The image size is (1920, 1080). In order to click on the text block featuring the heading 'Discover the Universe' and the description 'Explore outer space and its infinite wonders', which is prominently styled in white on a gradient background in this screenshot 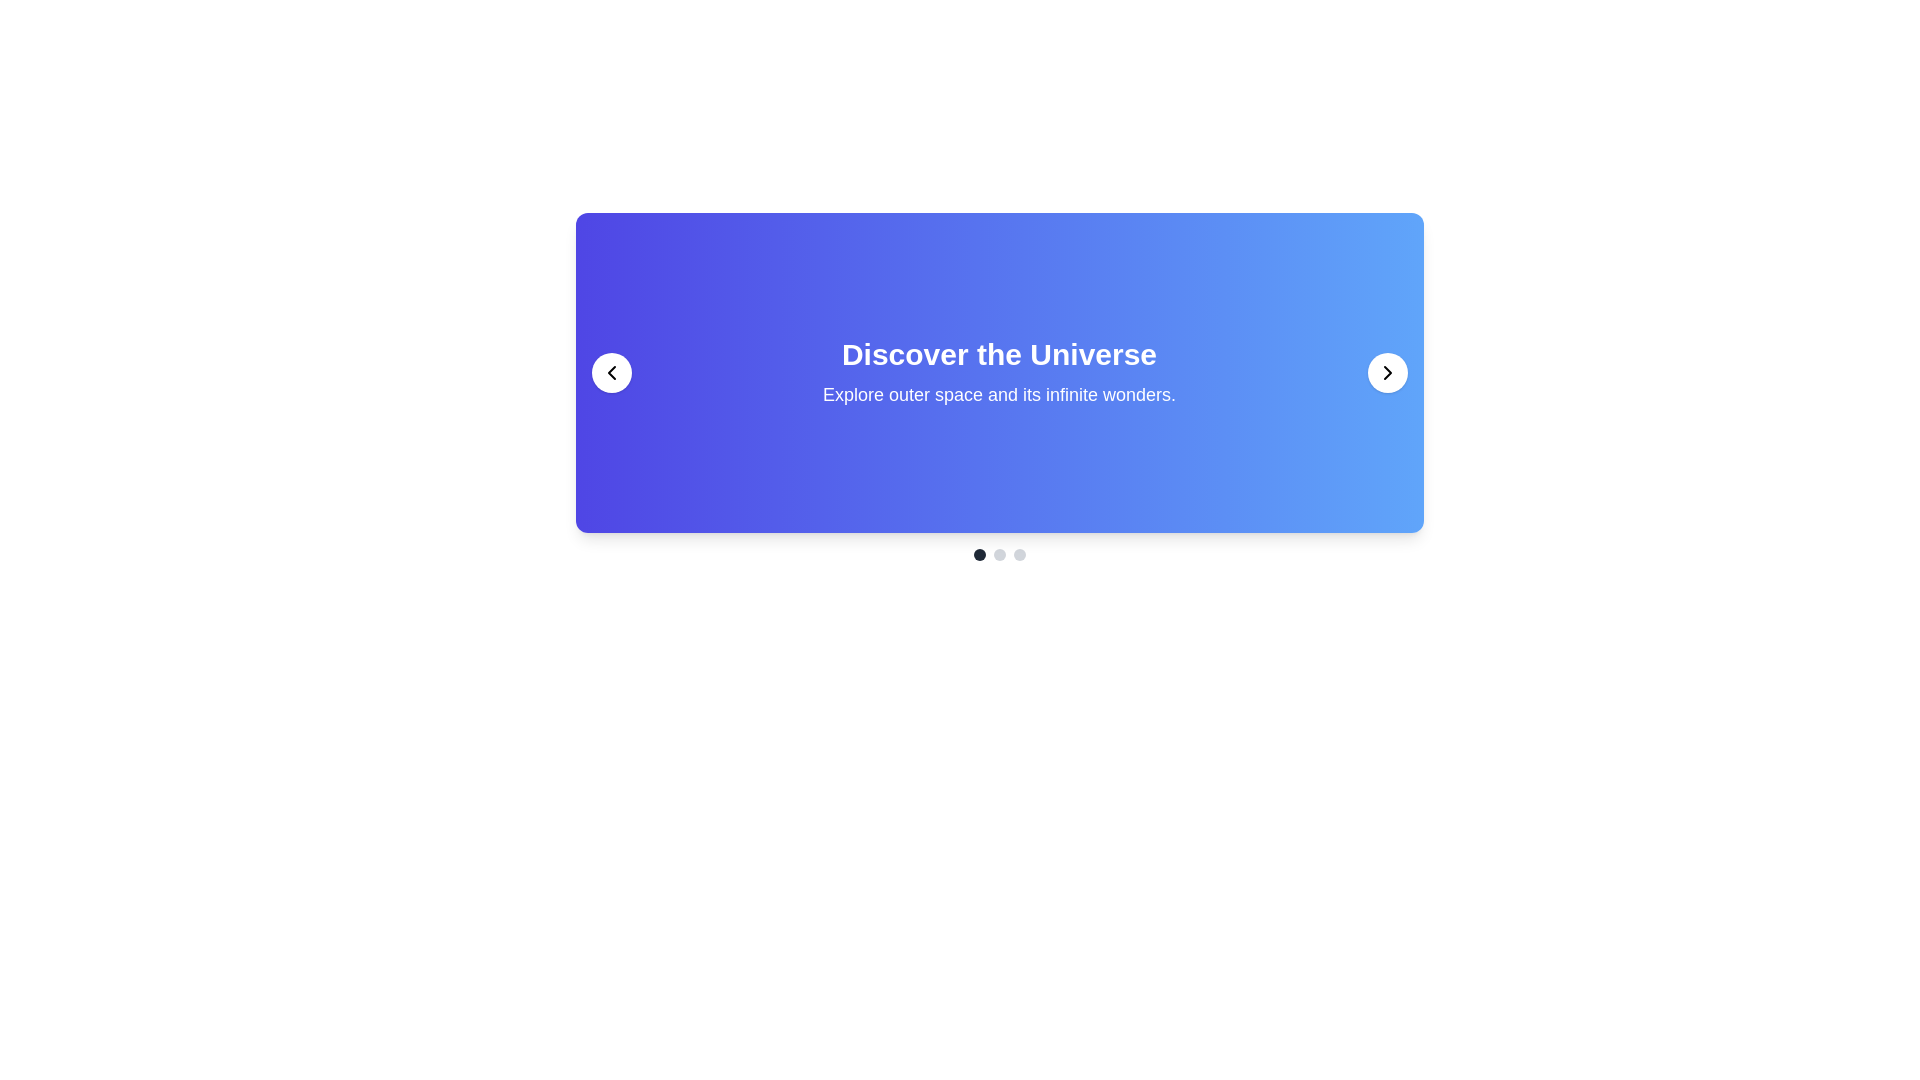, I will do `click(999, 373)`.